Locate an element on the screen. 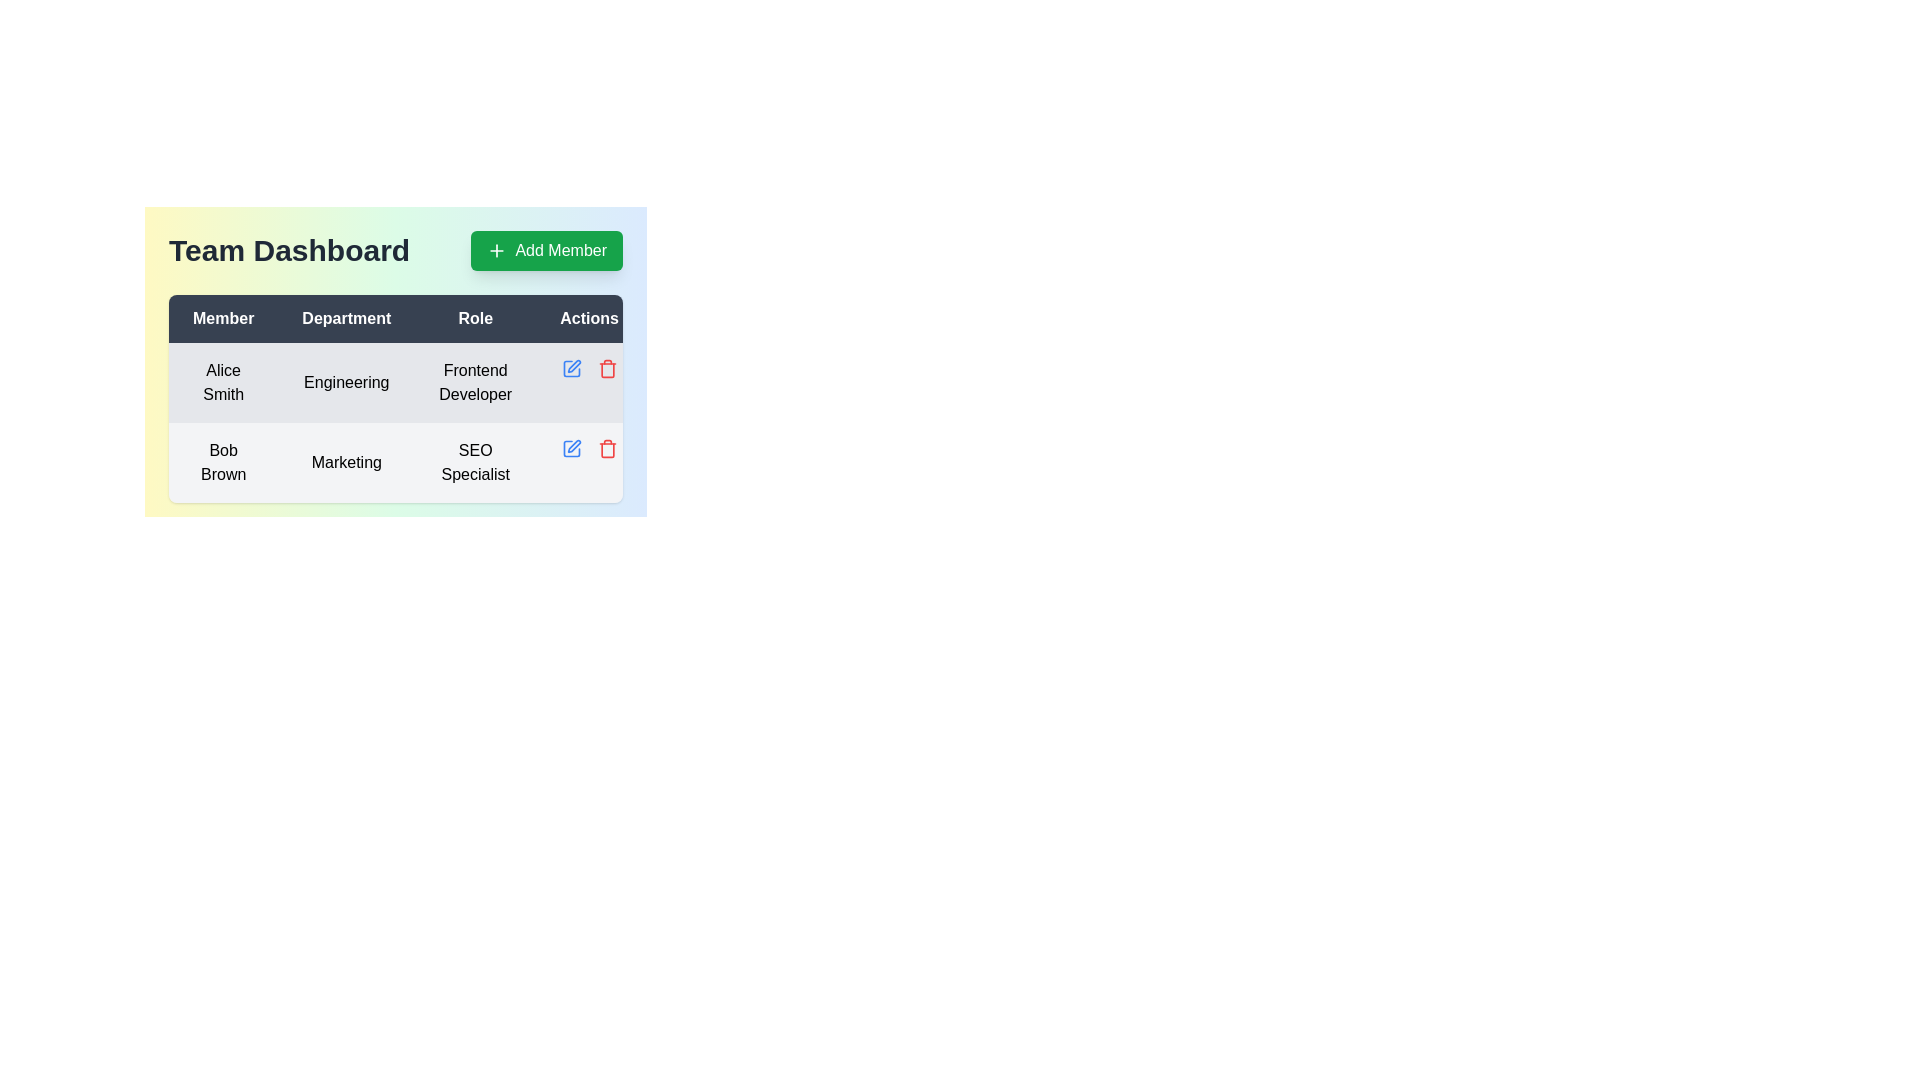 The image size is (1920, 1080). the static text label displaying the name 'Alice Smith' in the 'Member' column of the table is located at coordinates (223, 382).